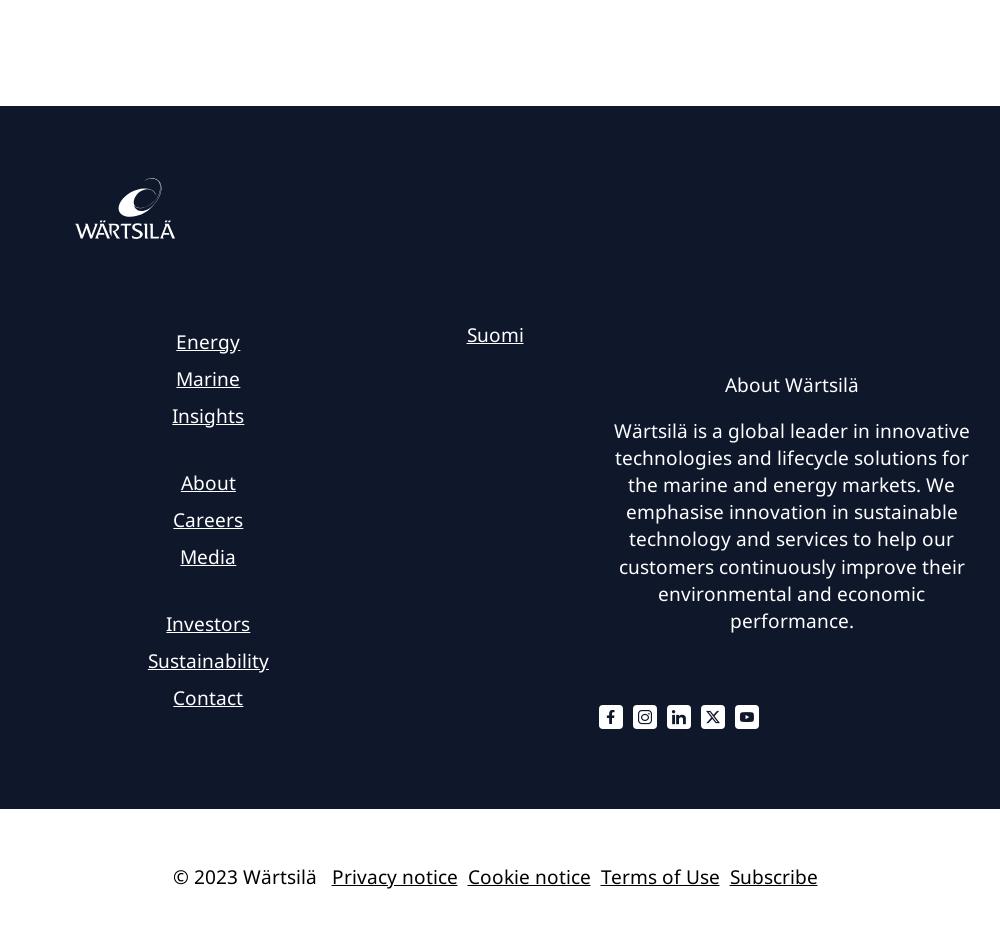 The width and height of the screenshot is (1000, 944). Describe the element at coordinates (493, 334) in the screenshot. I see `'suomi'` at that location.